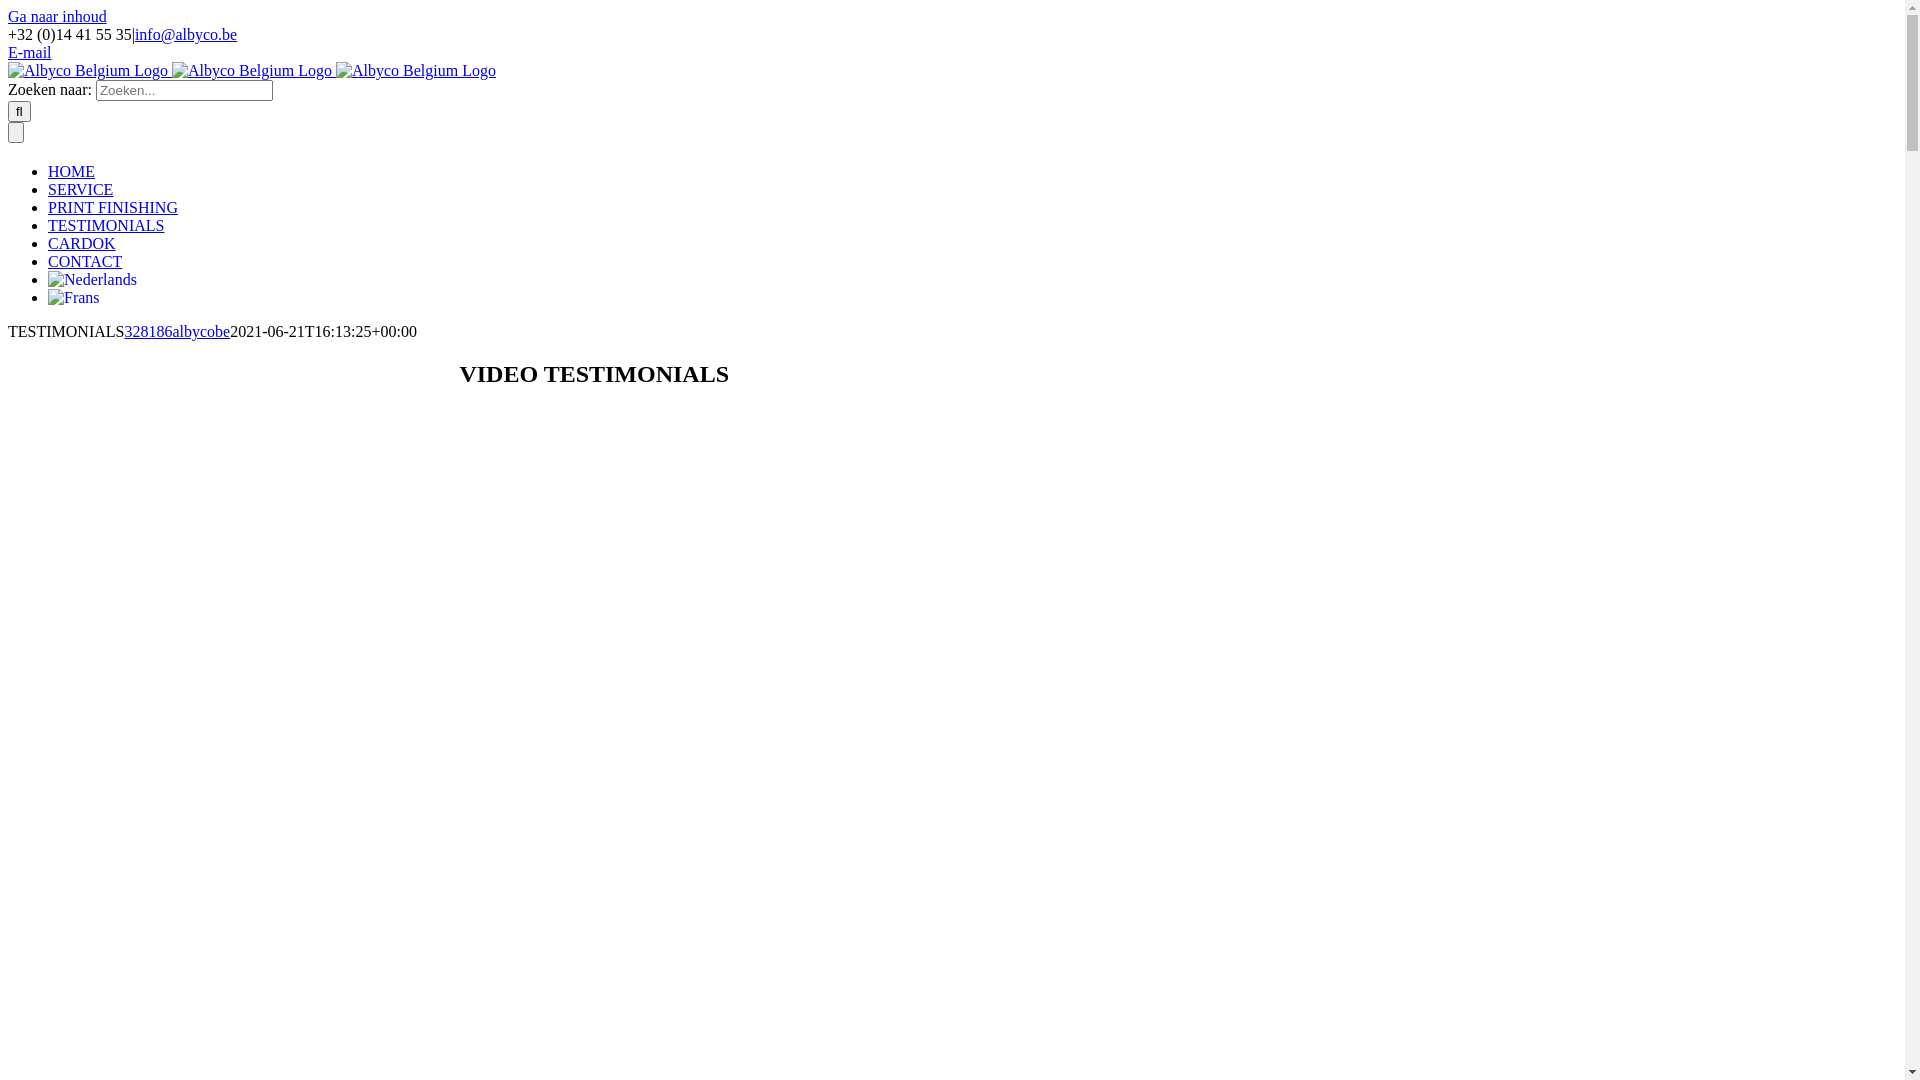 This screenshot has height=1080, width=1920. What do you see at coordinates (48, 189) in the screenshot?
I see `'SERVICE'` at bounding box center [48, 189].